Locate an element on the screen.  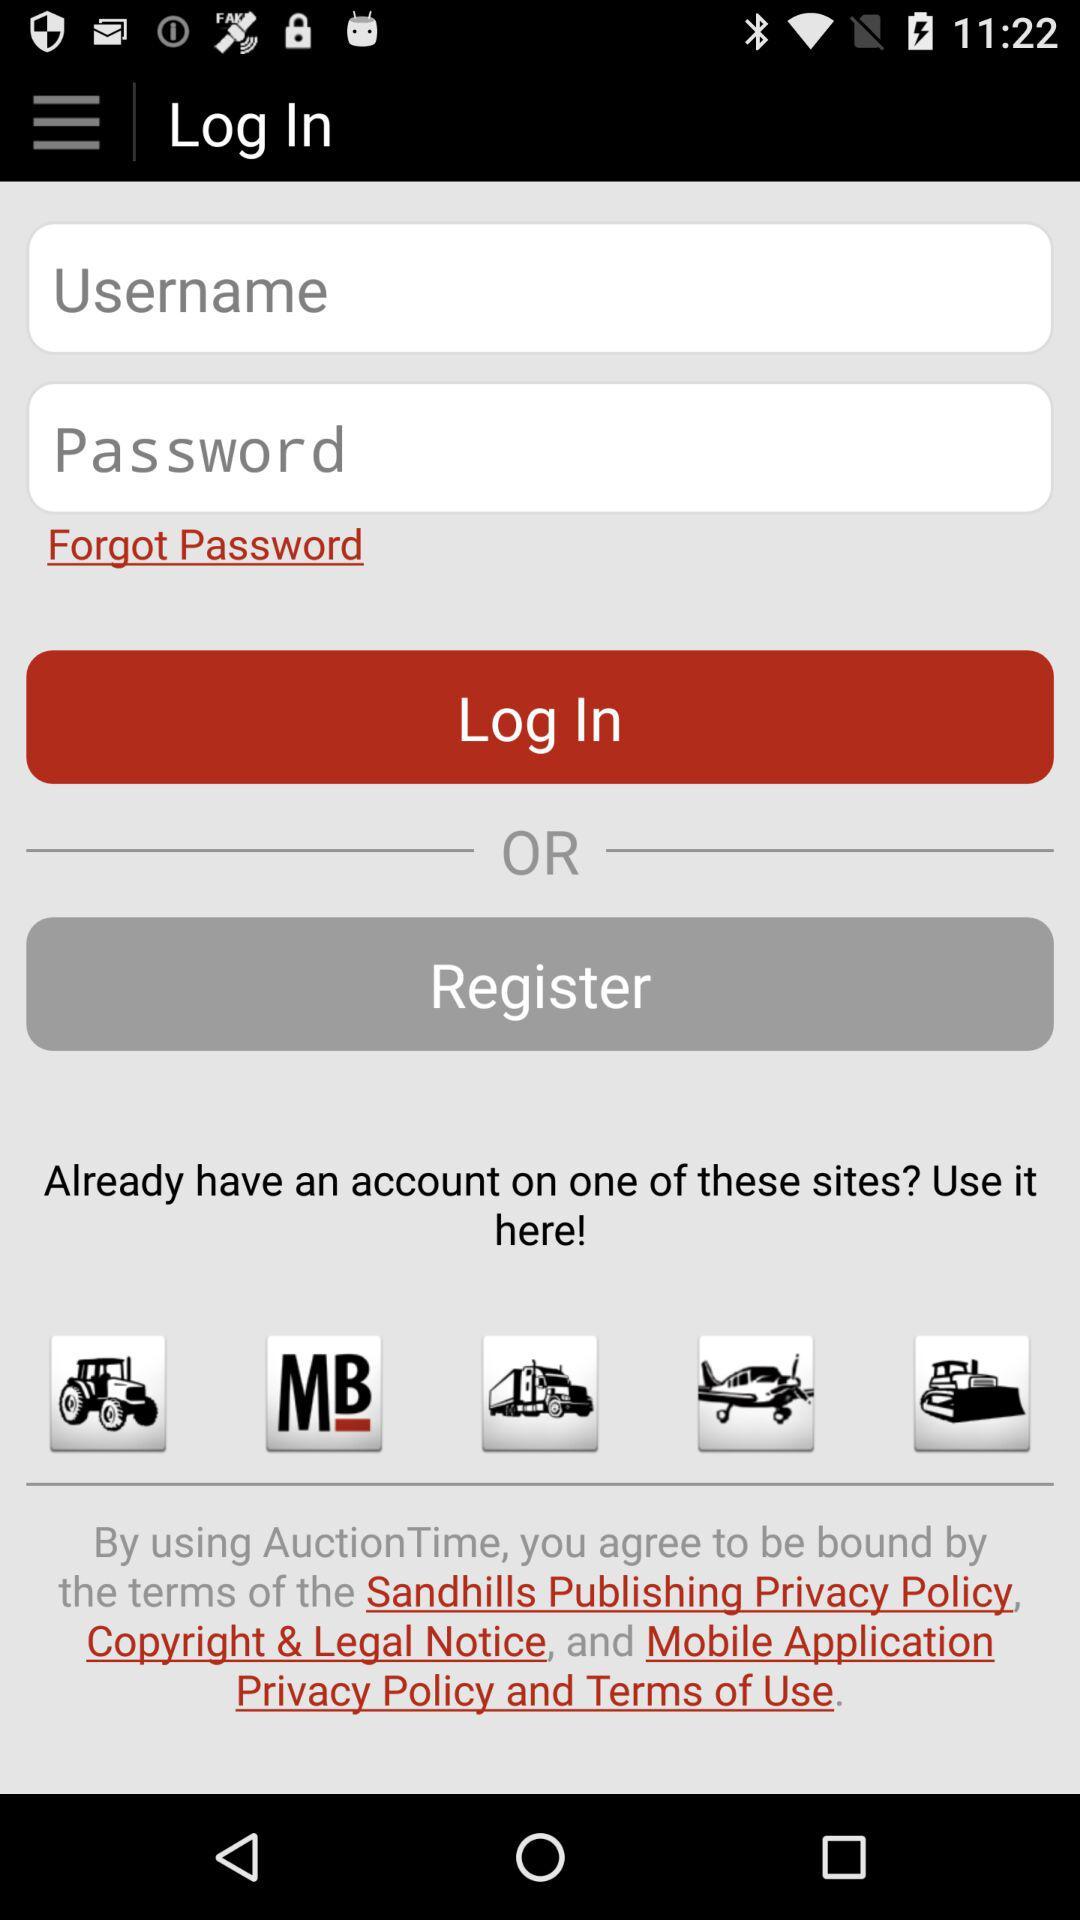
the menu icon is located at coordinates (65, 129).